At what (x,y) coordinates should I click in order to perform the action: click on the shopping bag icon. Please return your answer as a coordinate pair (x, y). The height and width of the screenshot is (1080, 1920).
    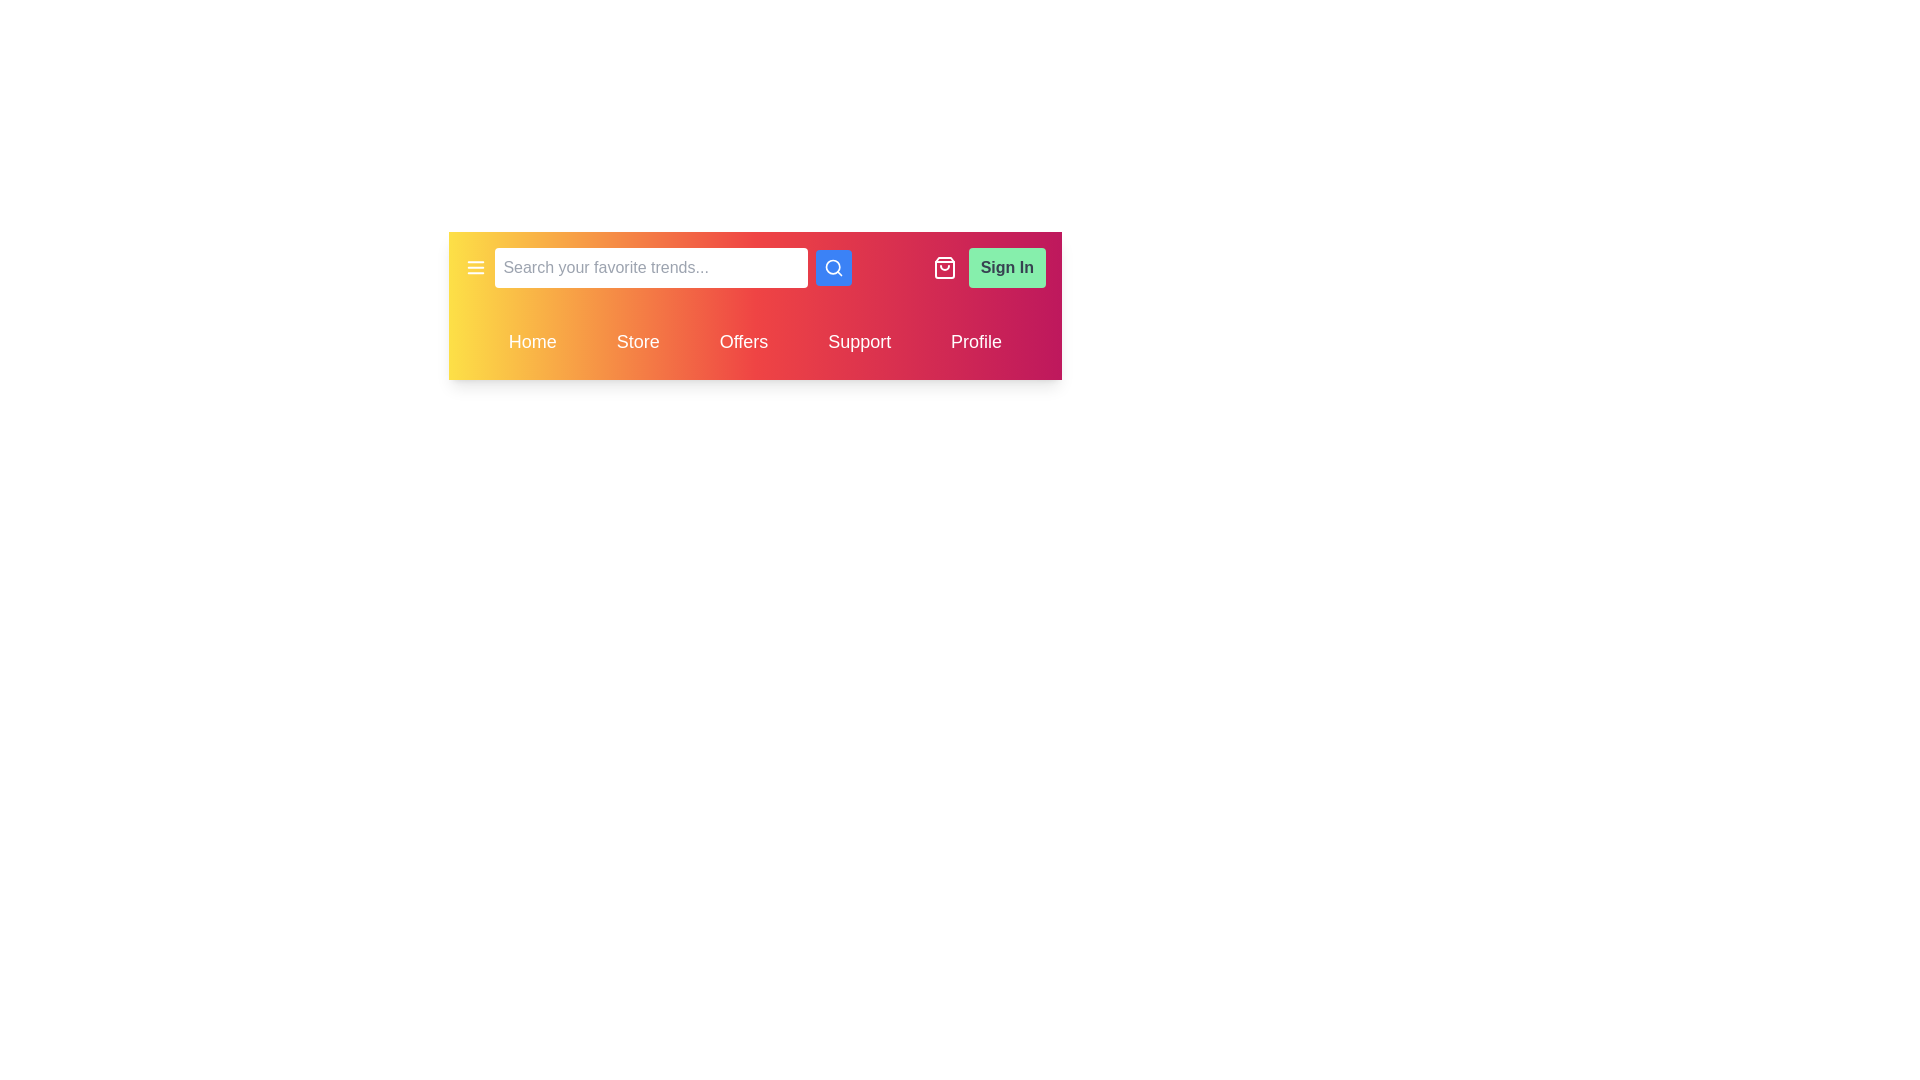
    Looking at the image, I should click on (943, 266).